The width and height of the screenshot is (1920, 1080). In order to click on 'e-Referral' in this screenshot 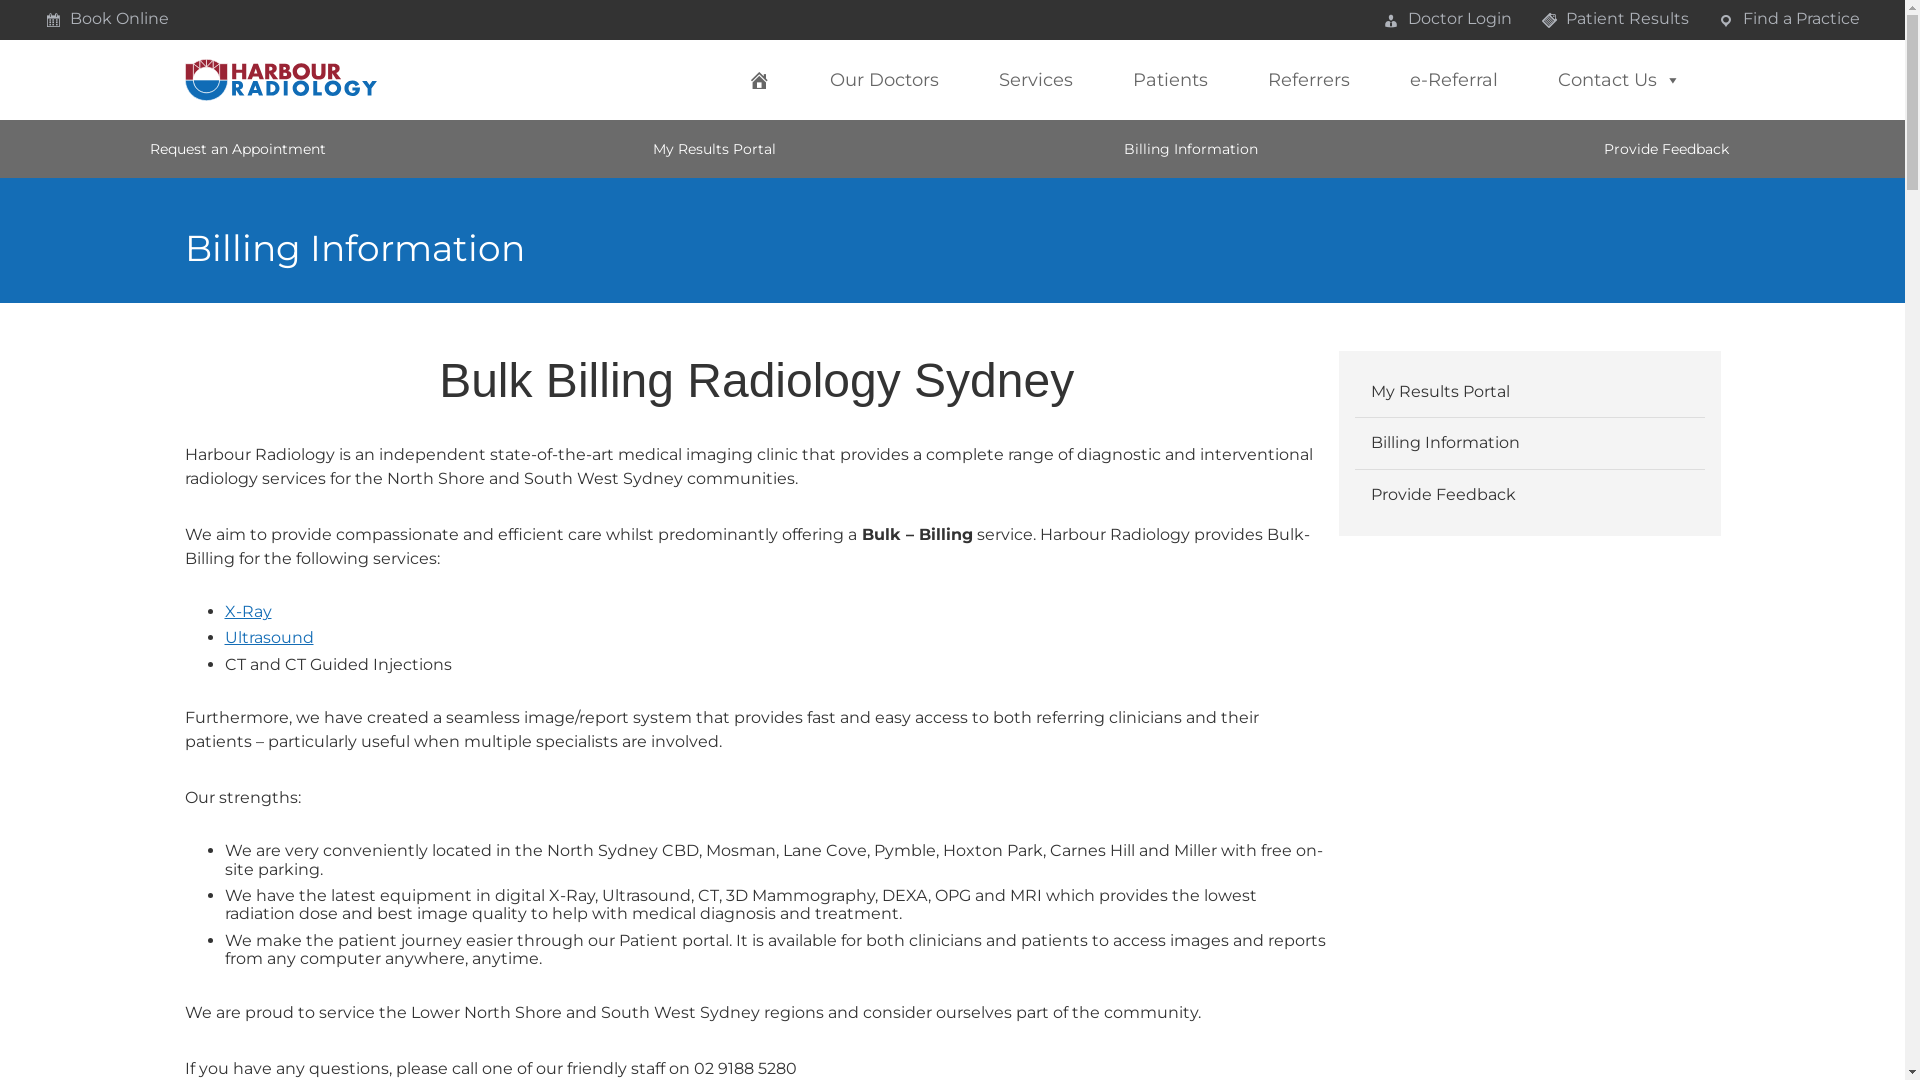, I will do `click(1454, 79)`.